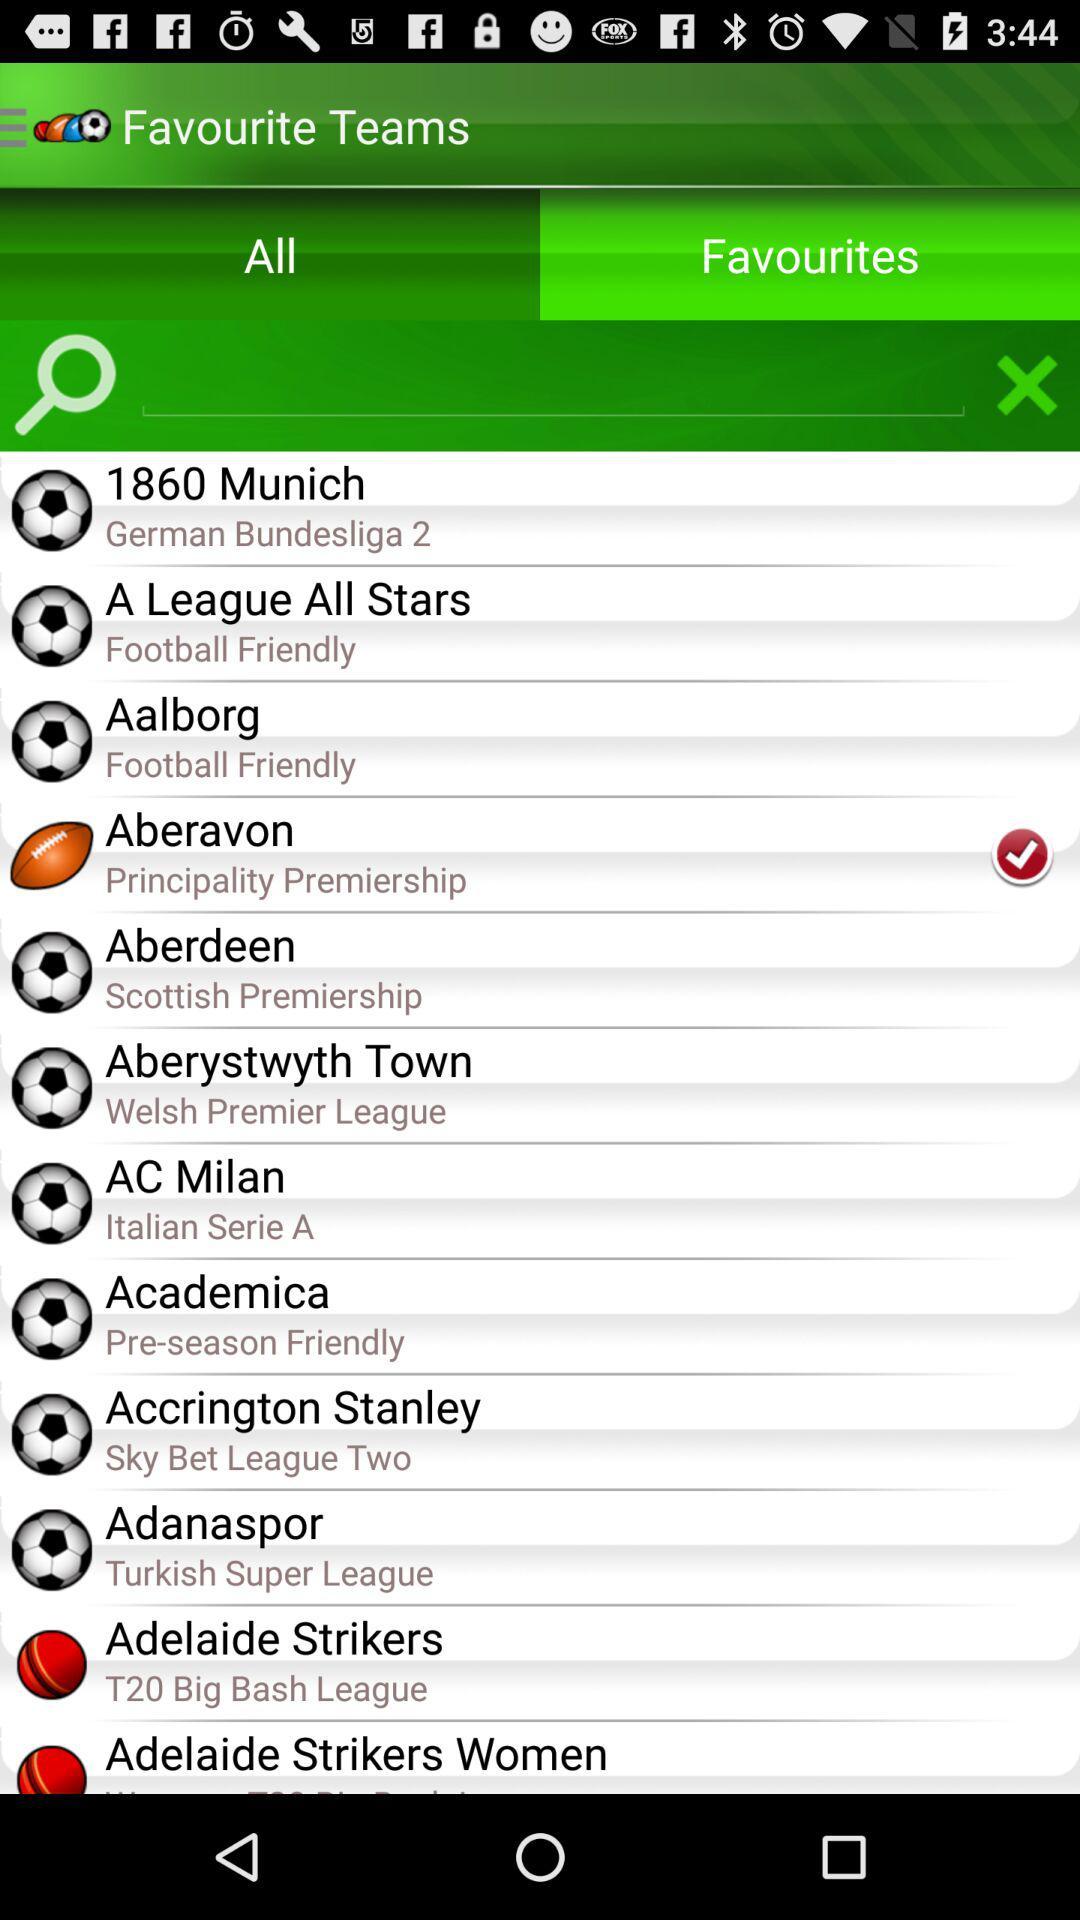  I want to click on app above the welsh premier league app, so click(591, 1056).